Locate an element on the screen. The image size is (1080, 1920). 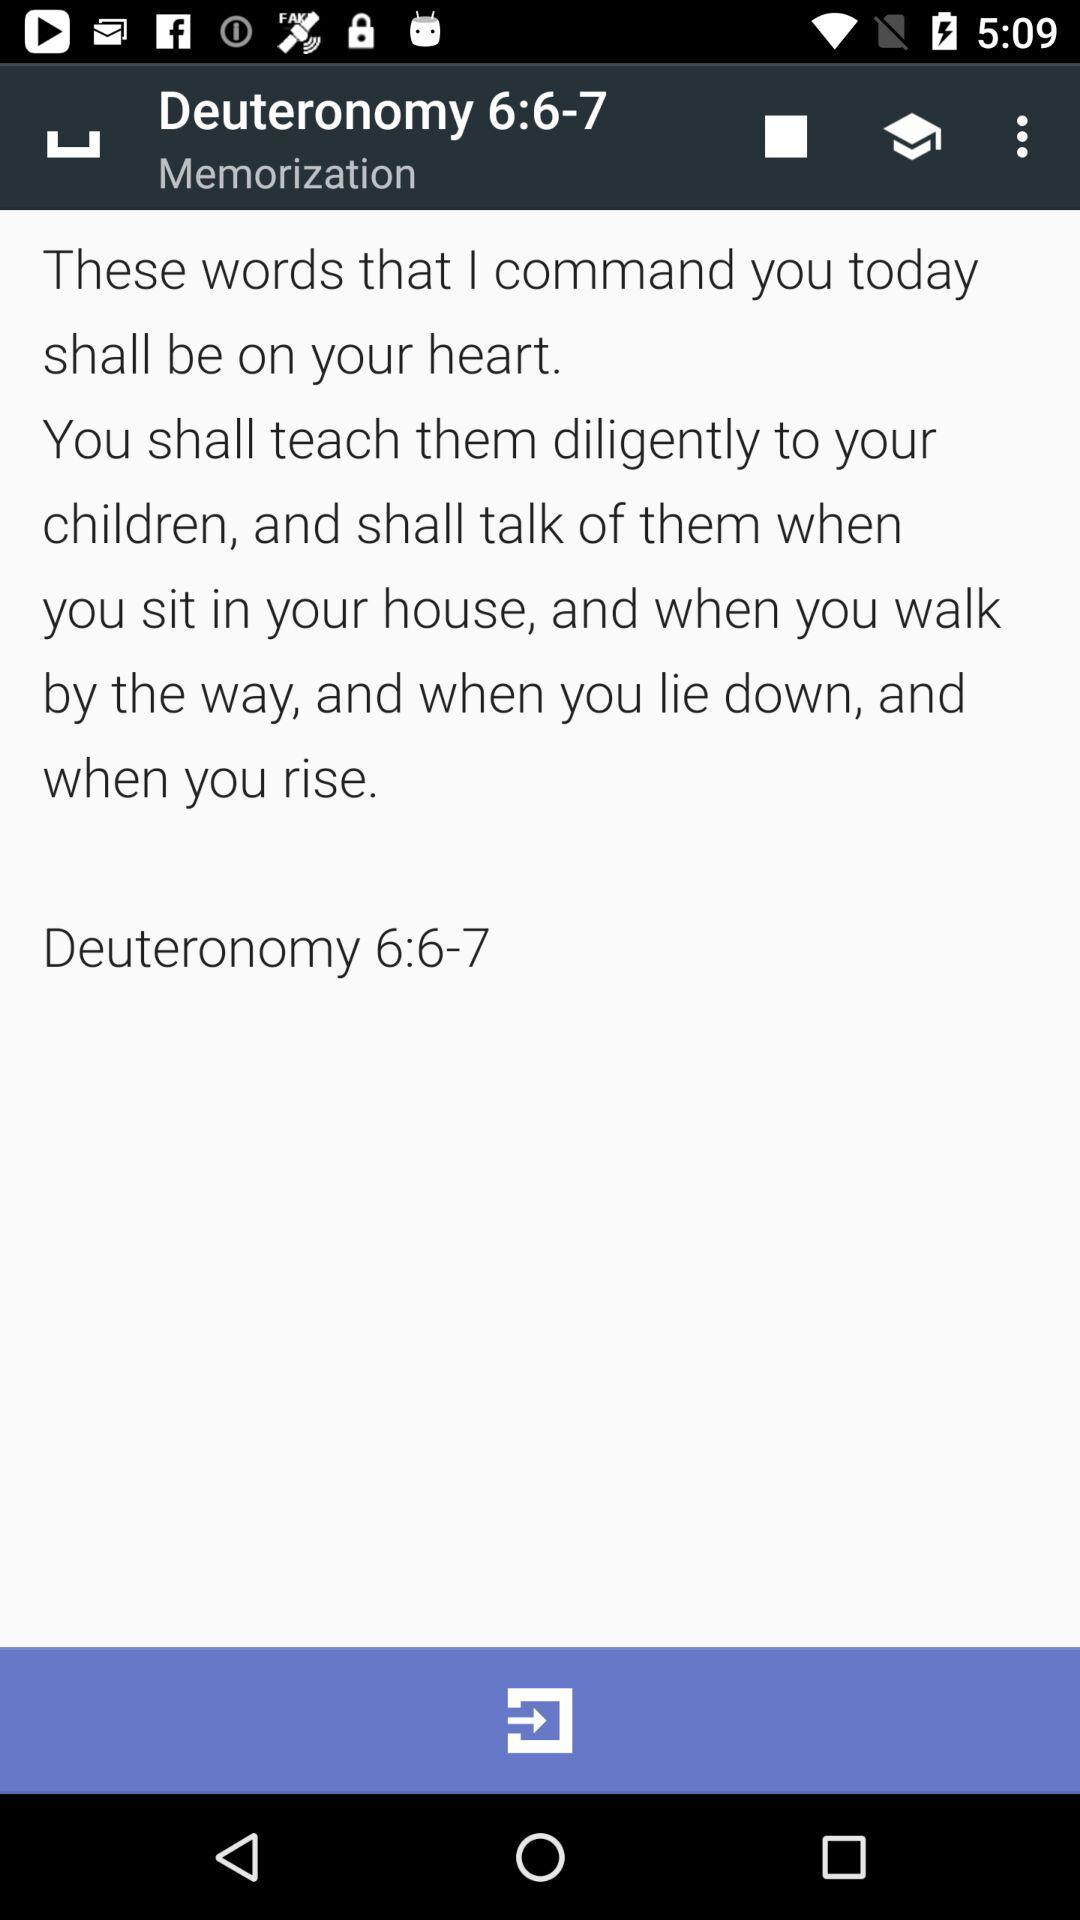
the these words that item is located at coordinates (540, 605).